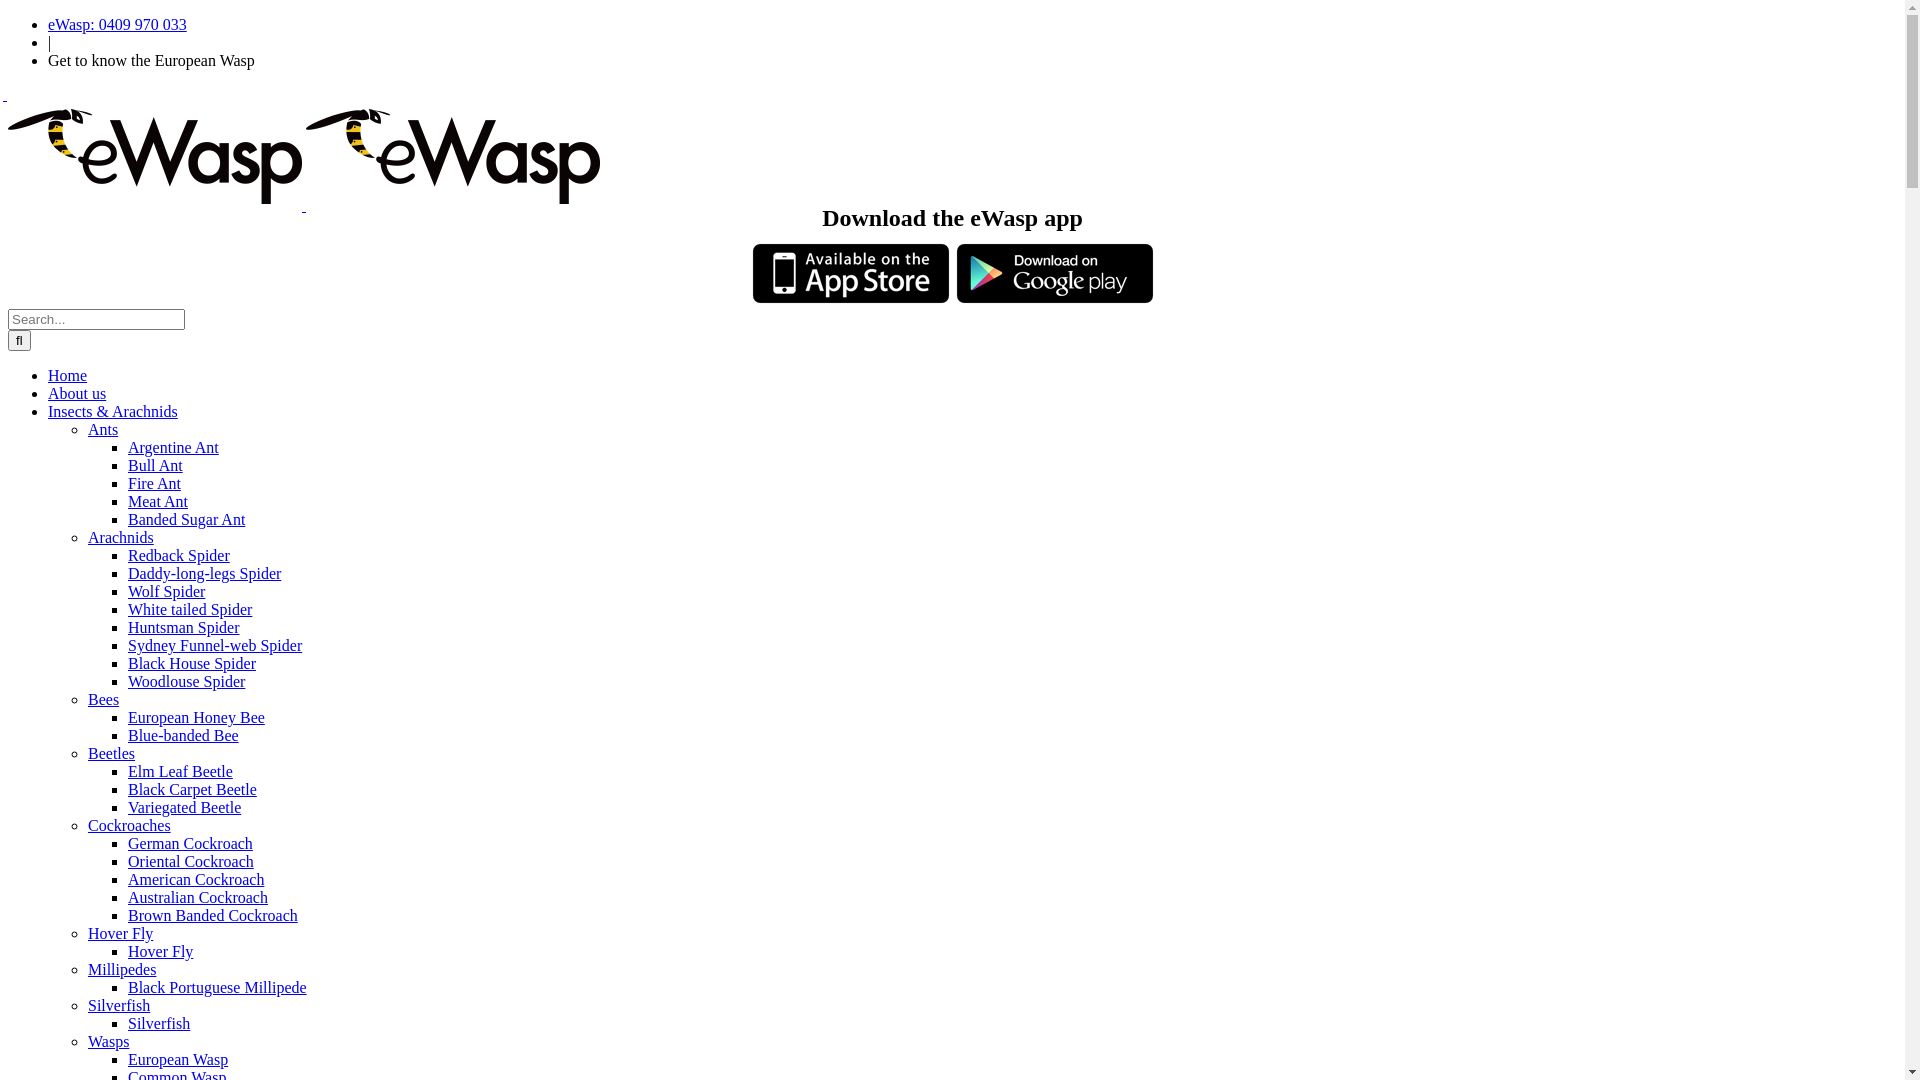 The height and width of the screenshot is (1080, 1920). I want to click on 'eWasp: 0409 970 033', so click(48, 24).